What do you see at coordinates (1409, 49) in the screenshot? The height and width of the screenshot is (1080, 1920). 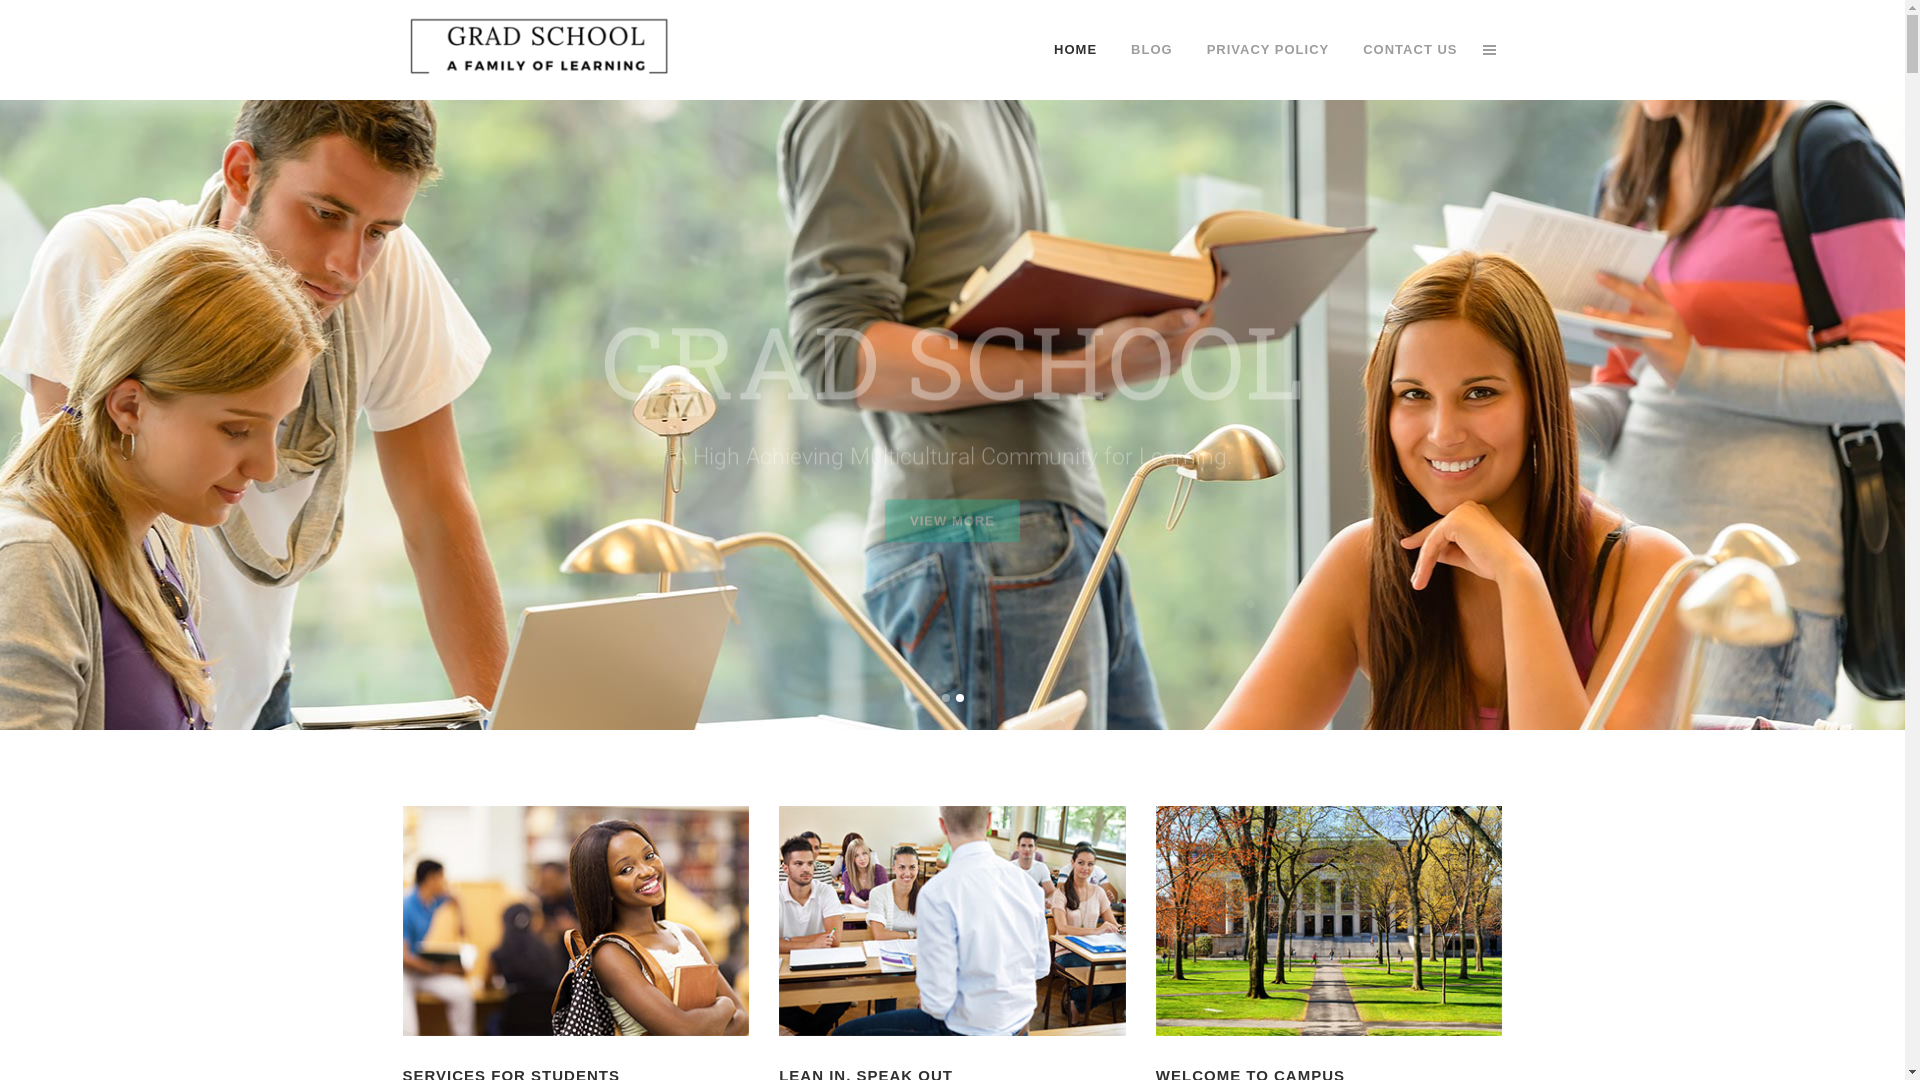 I see `'CONTACT US'` at bounding box center [1409, 49].